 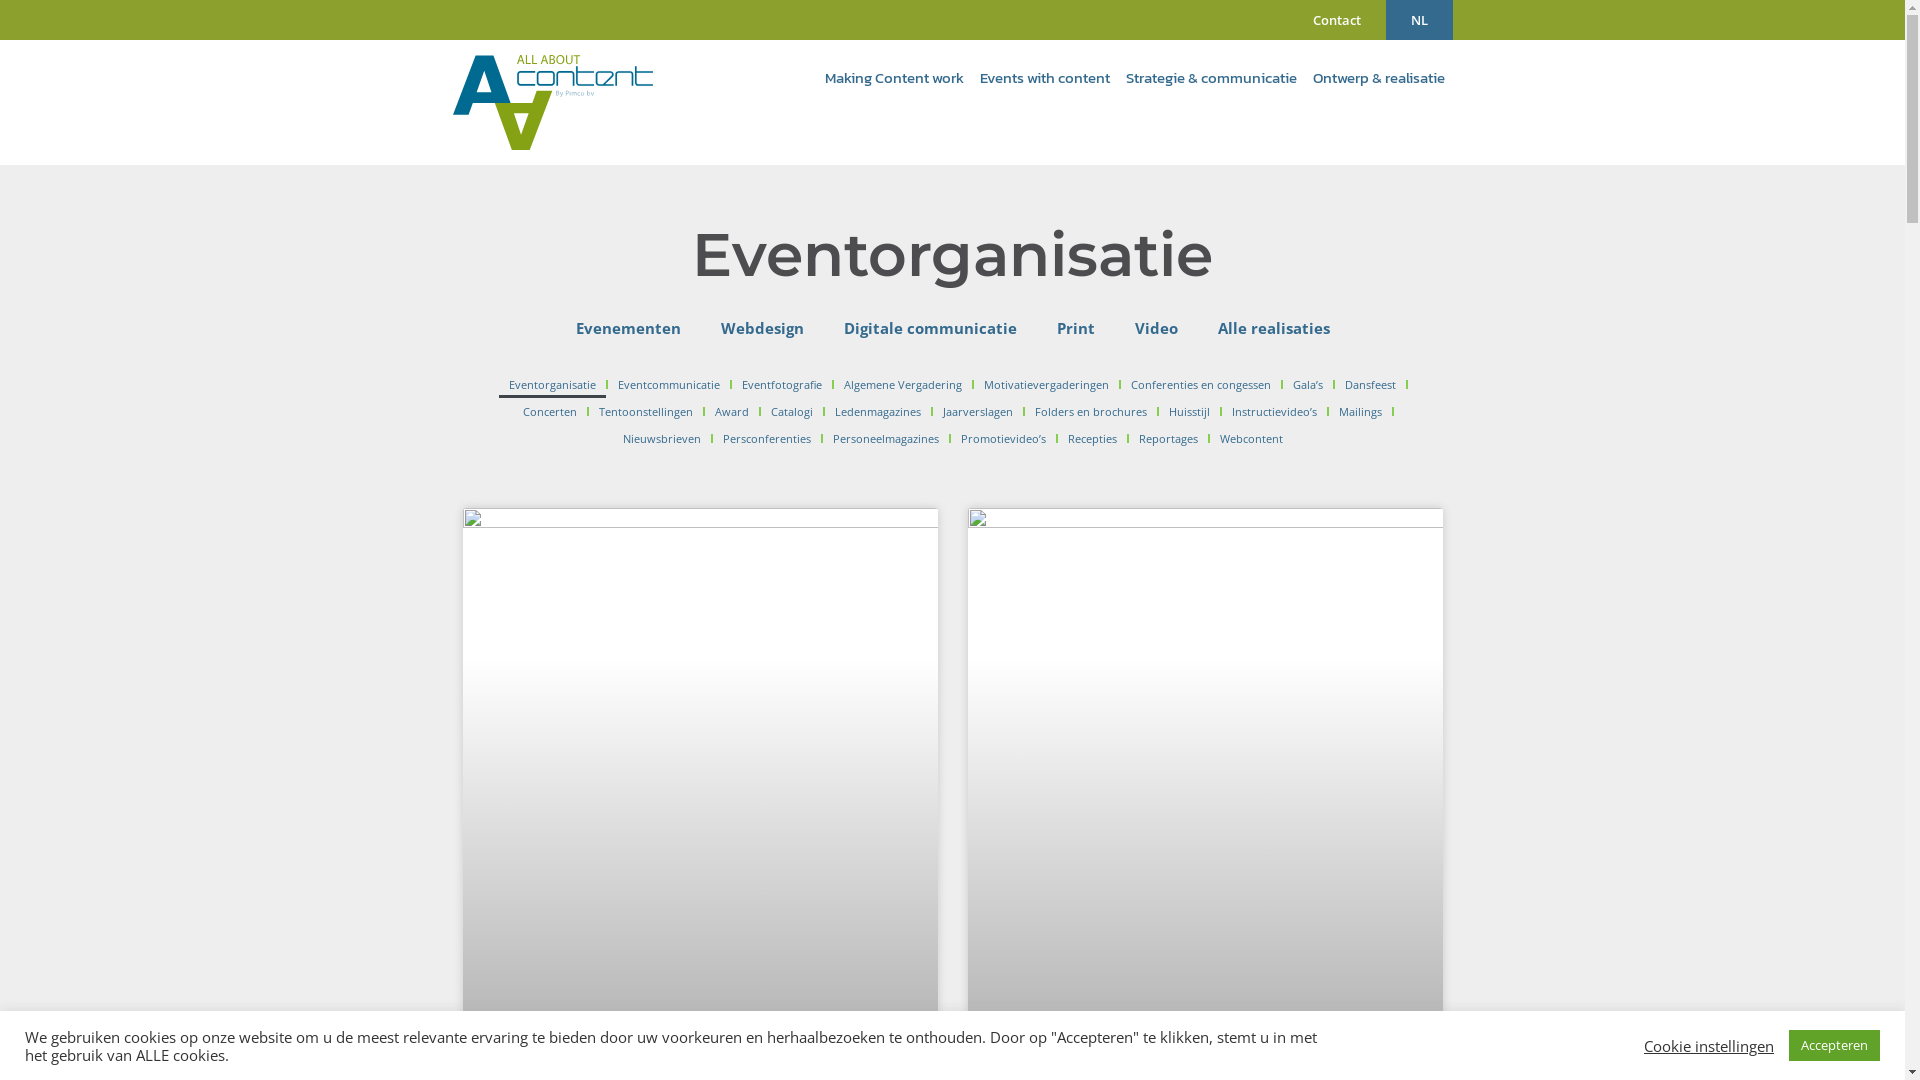 What do you see at coordinates (760, 326) in the screenshot?
I see `'Webdesign'` at bounding box center [760, 326].